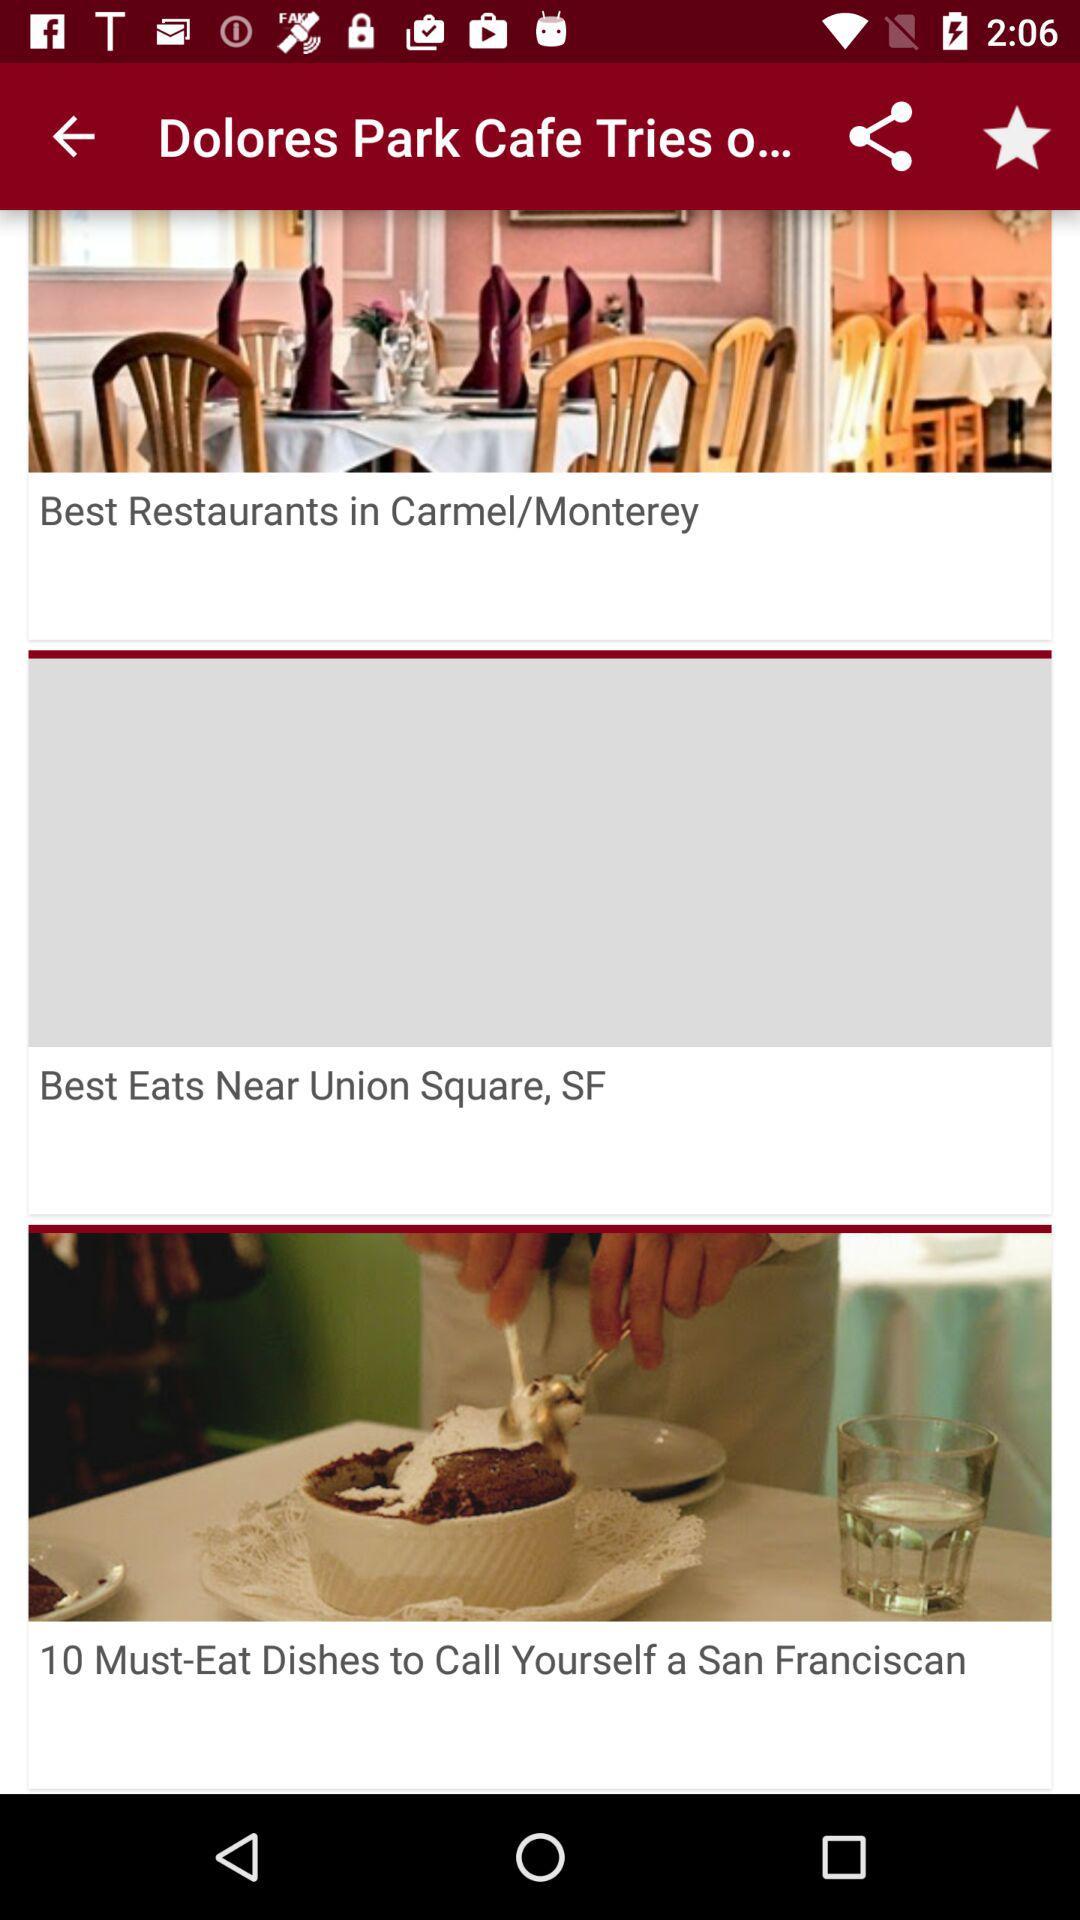 This screenshot has width=1080, height=1920. Describe the element at coordinates (72, 135) in the screenshot. I see `app to the left of dolores park cafe app` at that location.